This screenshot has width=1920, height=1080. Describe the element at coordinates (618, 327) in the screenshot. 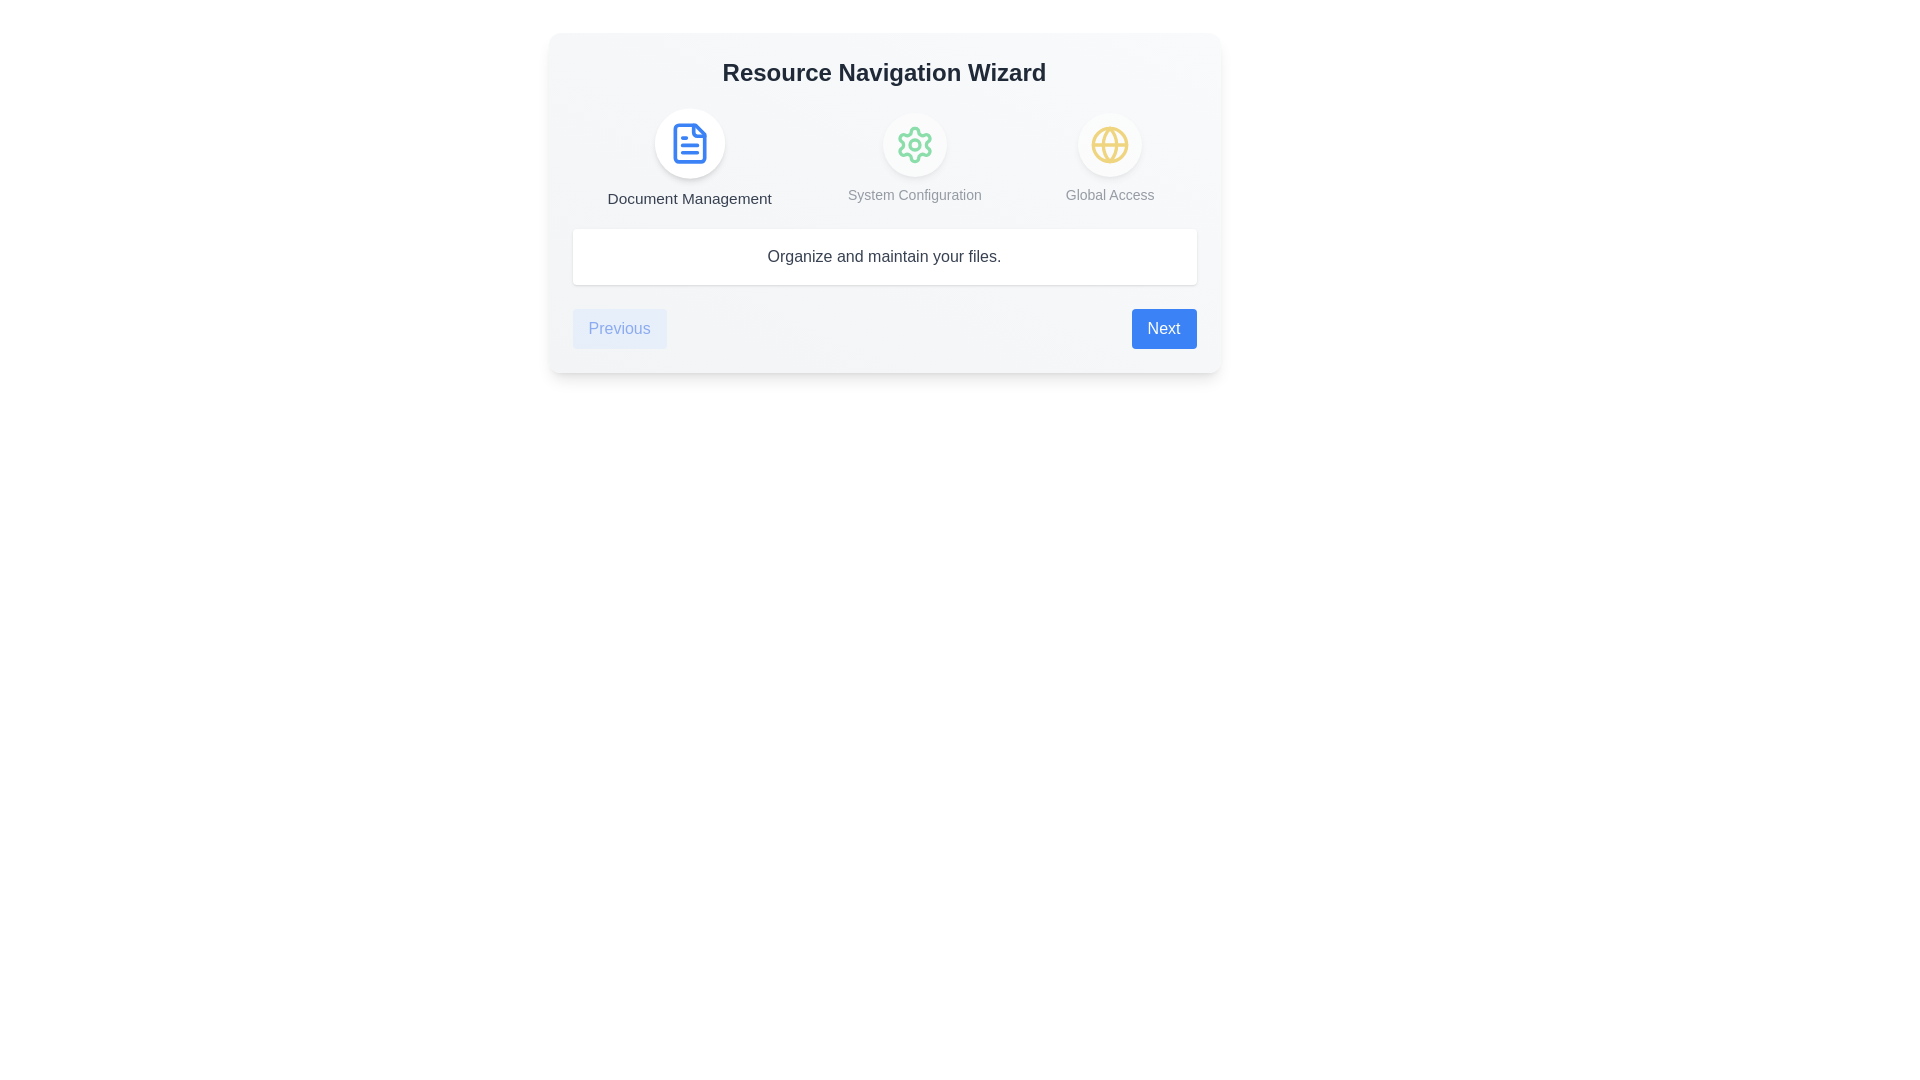

I see `'Previous' button to navigate to the previous step` at that location.